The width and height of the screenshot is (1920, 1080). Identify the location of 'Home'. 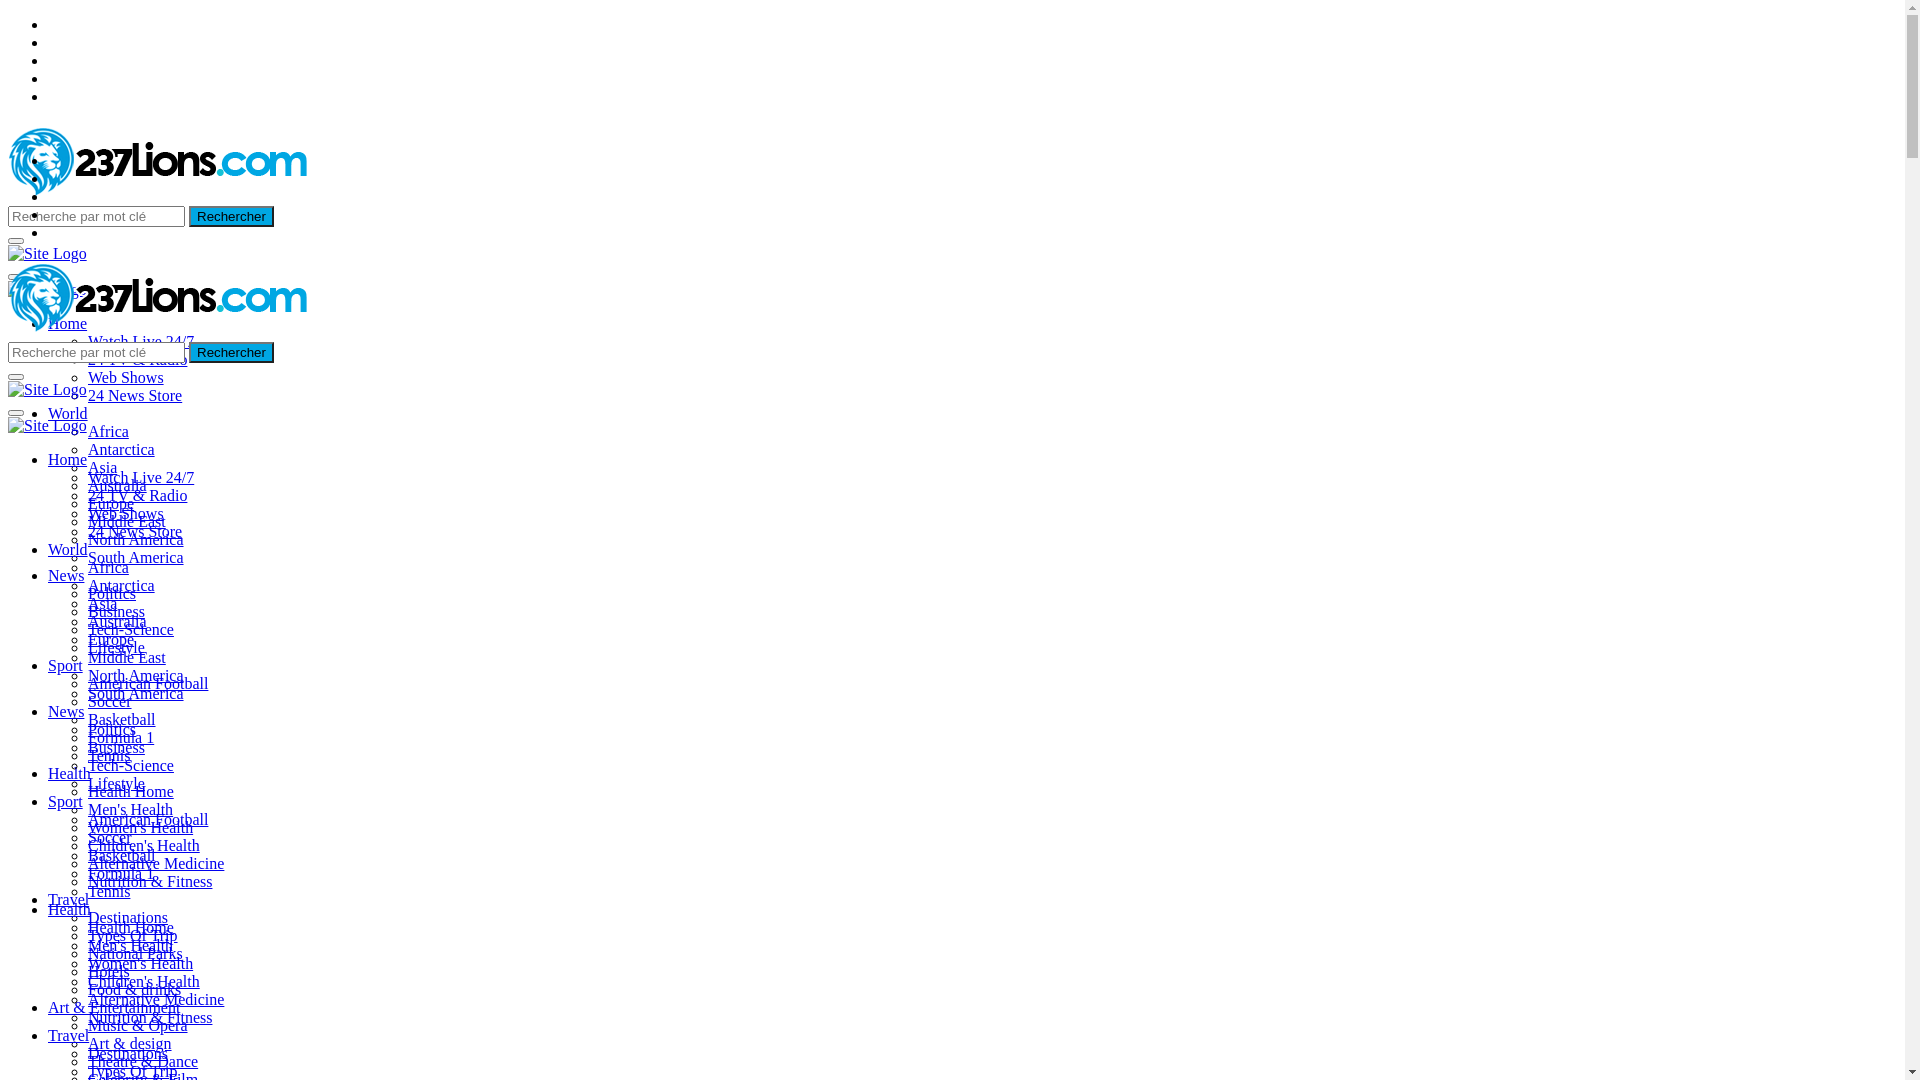
(48, 459).